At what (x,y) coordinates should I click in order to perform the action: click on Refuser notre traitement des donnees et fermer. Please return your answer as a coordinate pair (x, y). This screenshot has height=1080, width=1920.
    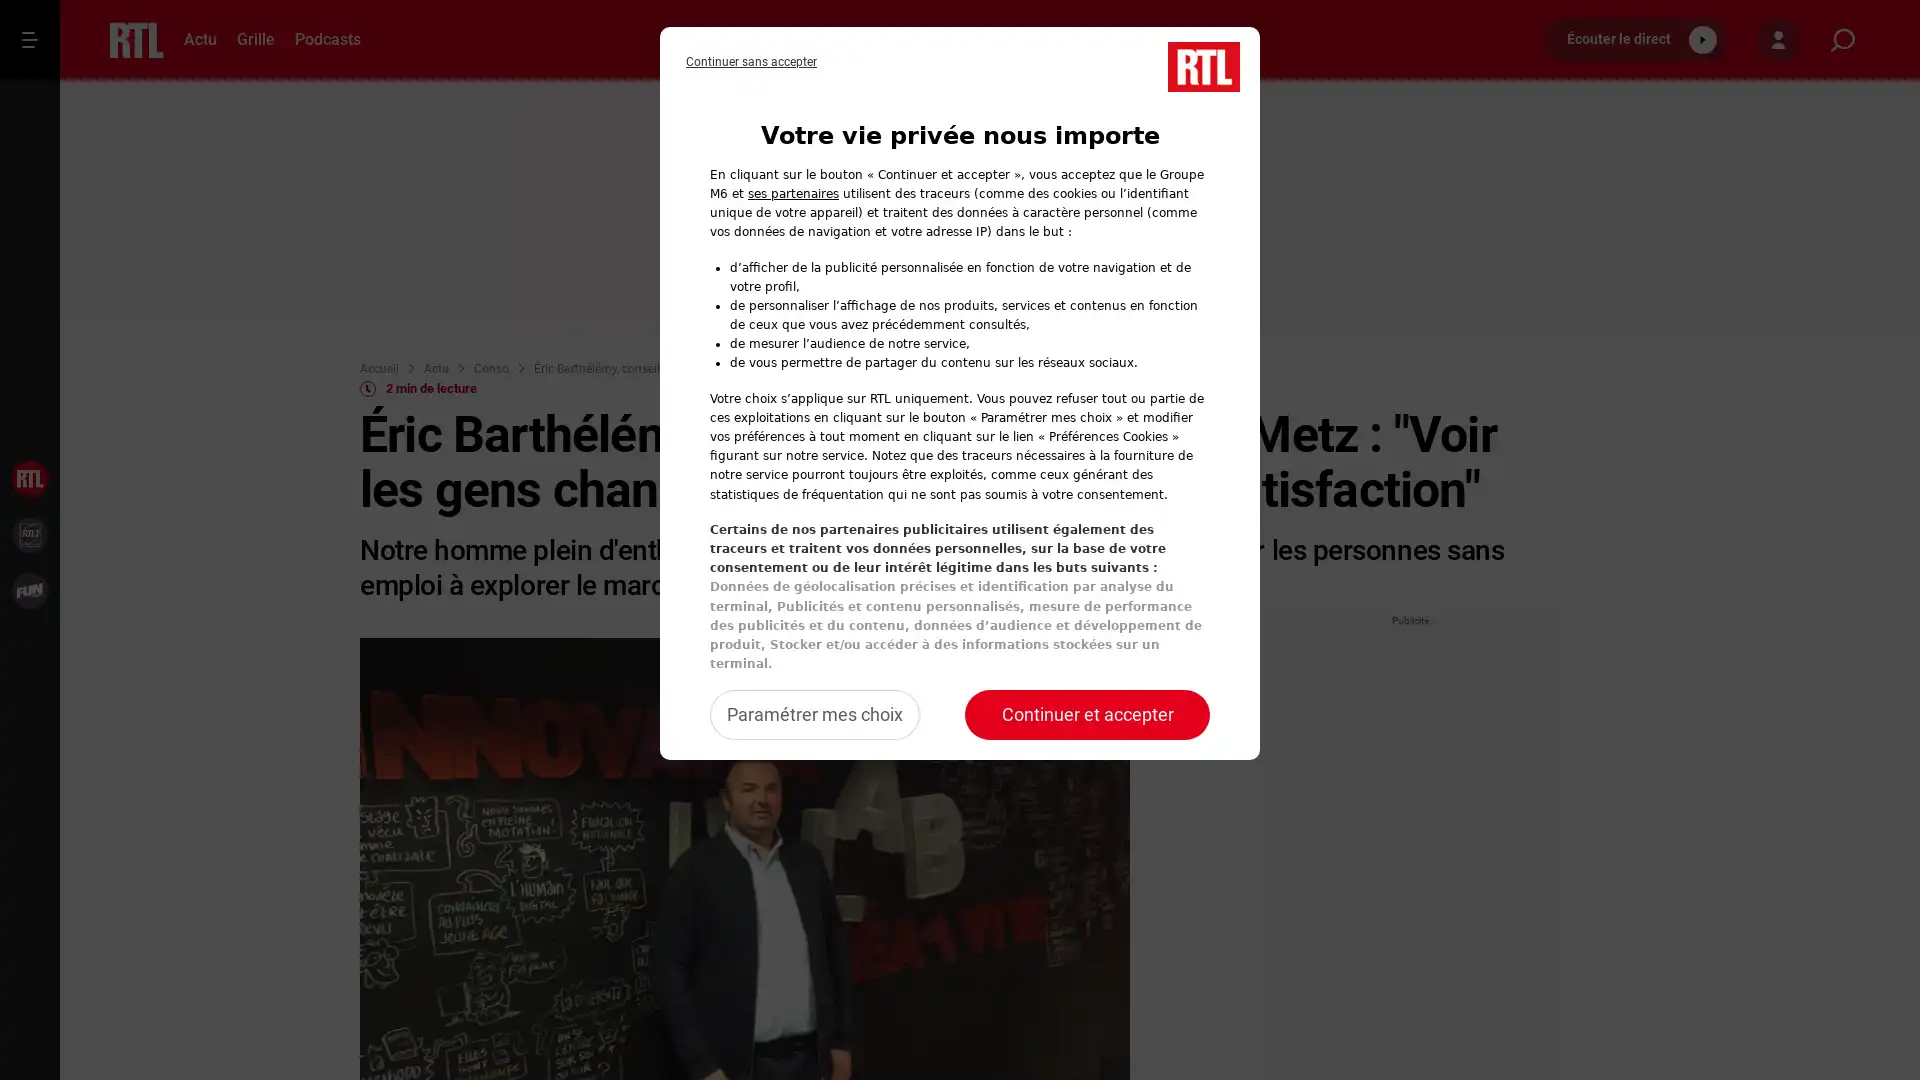
    Looking at the image, I should click on (768, 60).